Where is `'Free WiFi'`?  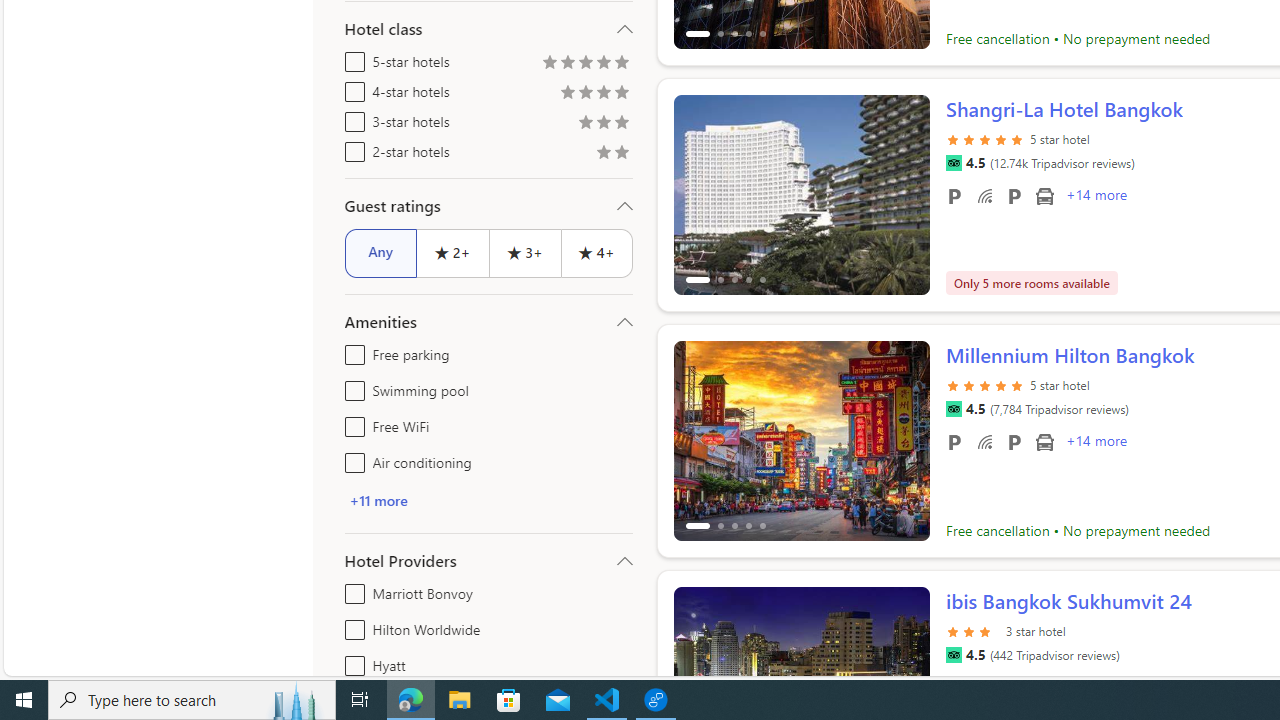 'Free WiFi' is located at coordinates (351, 422).